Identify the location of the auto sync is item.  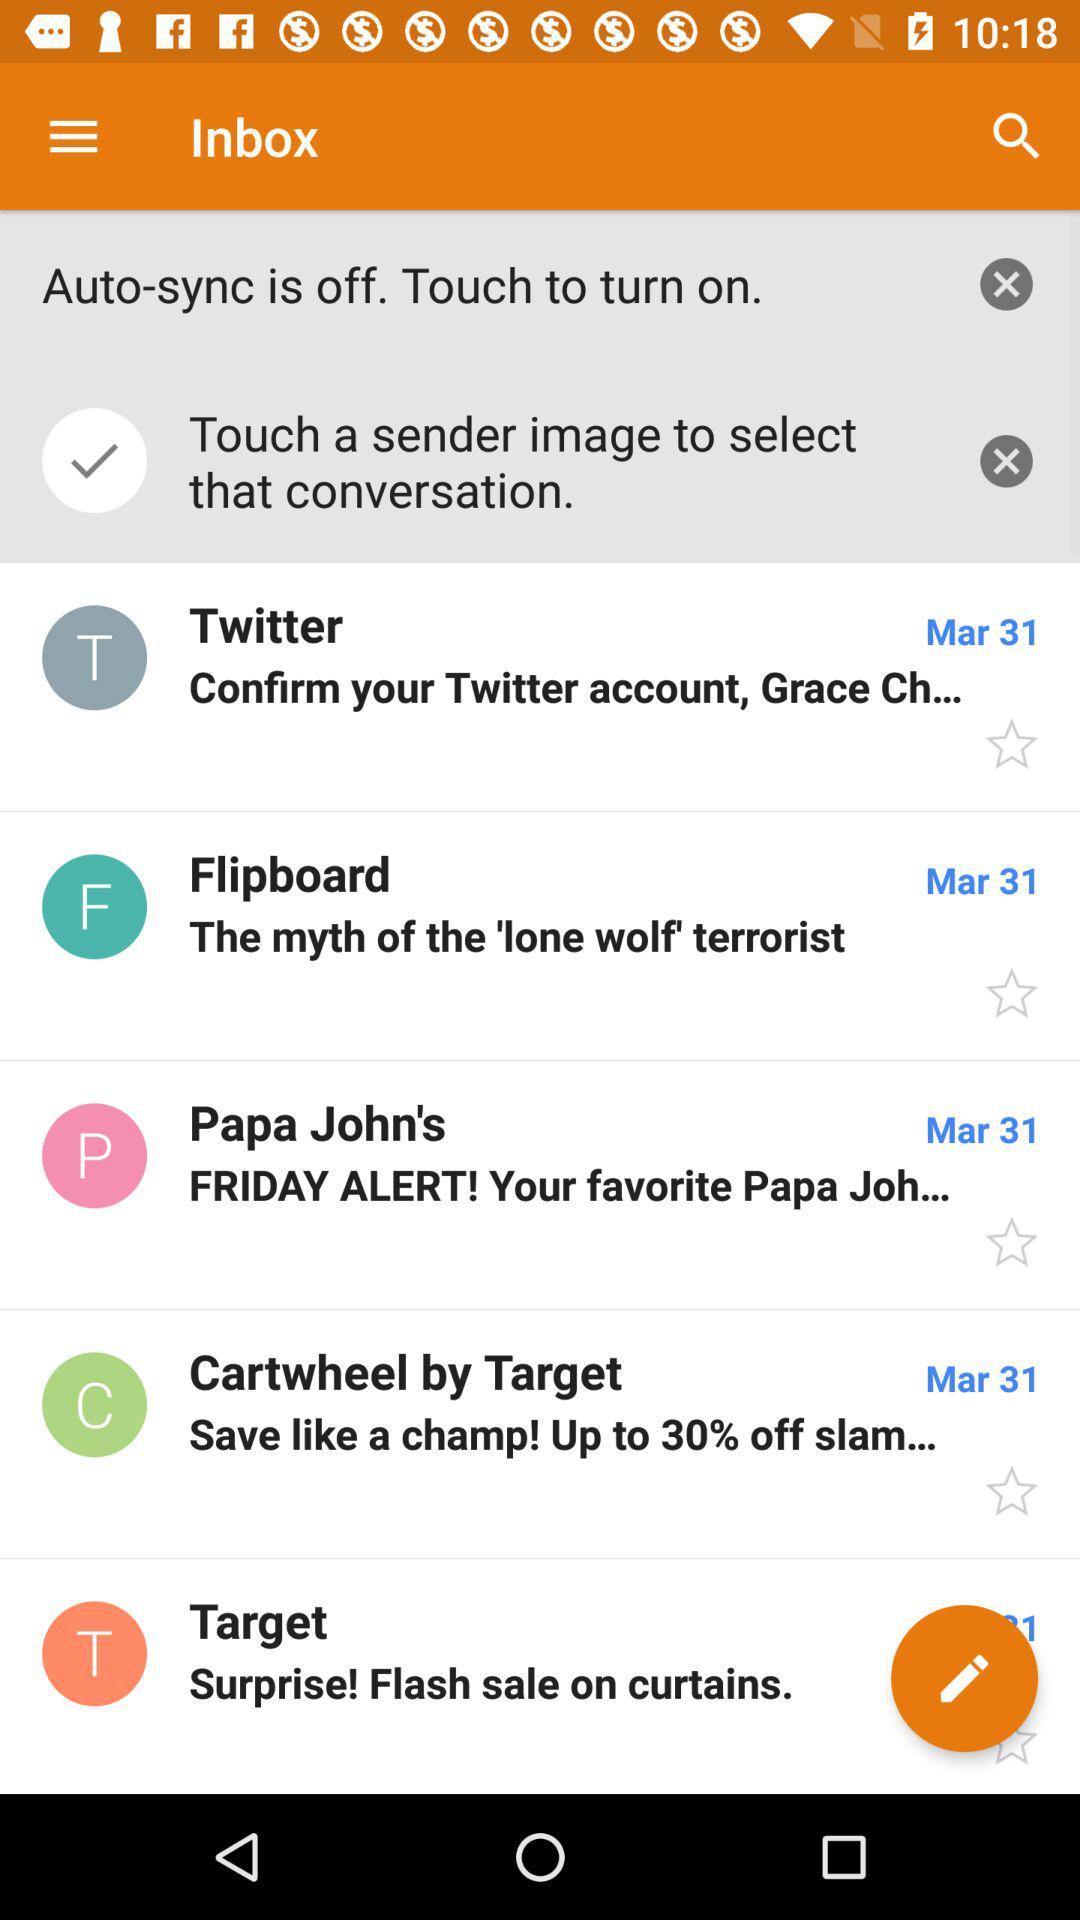
(487, 283).